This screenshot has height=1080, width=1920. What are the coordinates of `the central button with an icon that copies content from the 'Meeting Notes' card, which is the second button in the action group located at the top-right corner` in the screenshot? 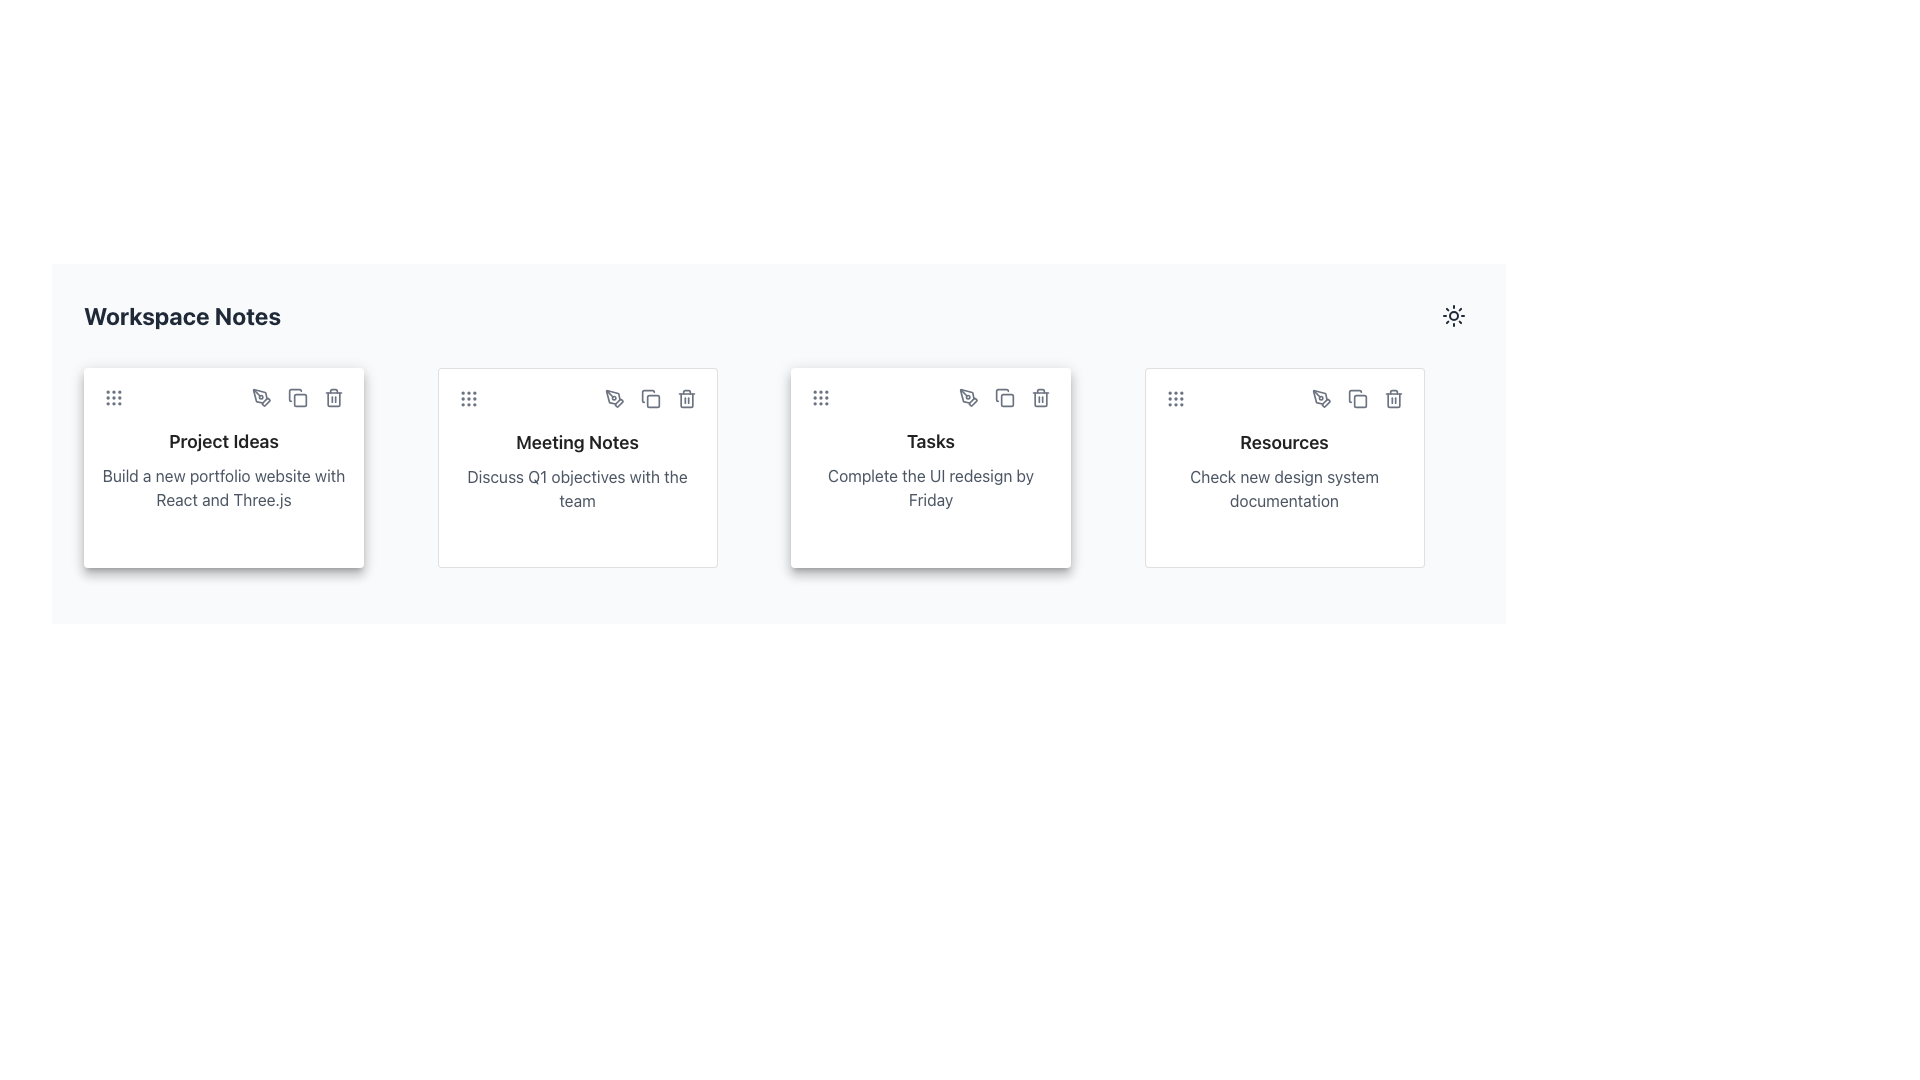 It's located at (650, 398).